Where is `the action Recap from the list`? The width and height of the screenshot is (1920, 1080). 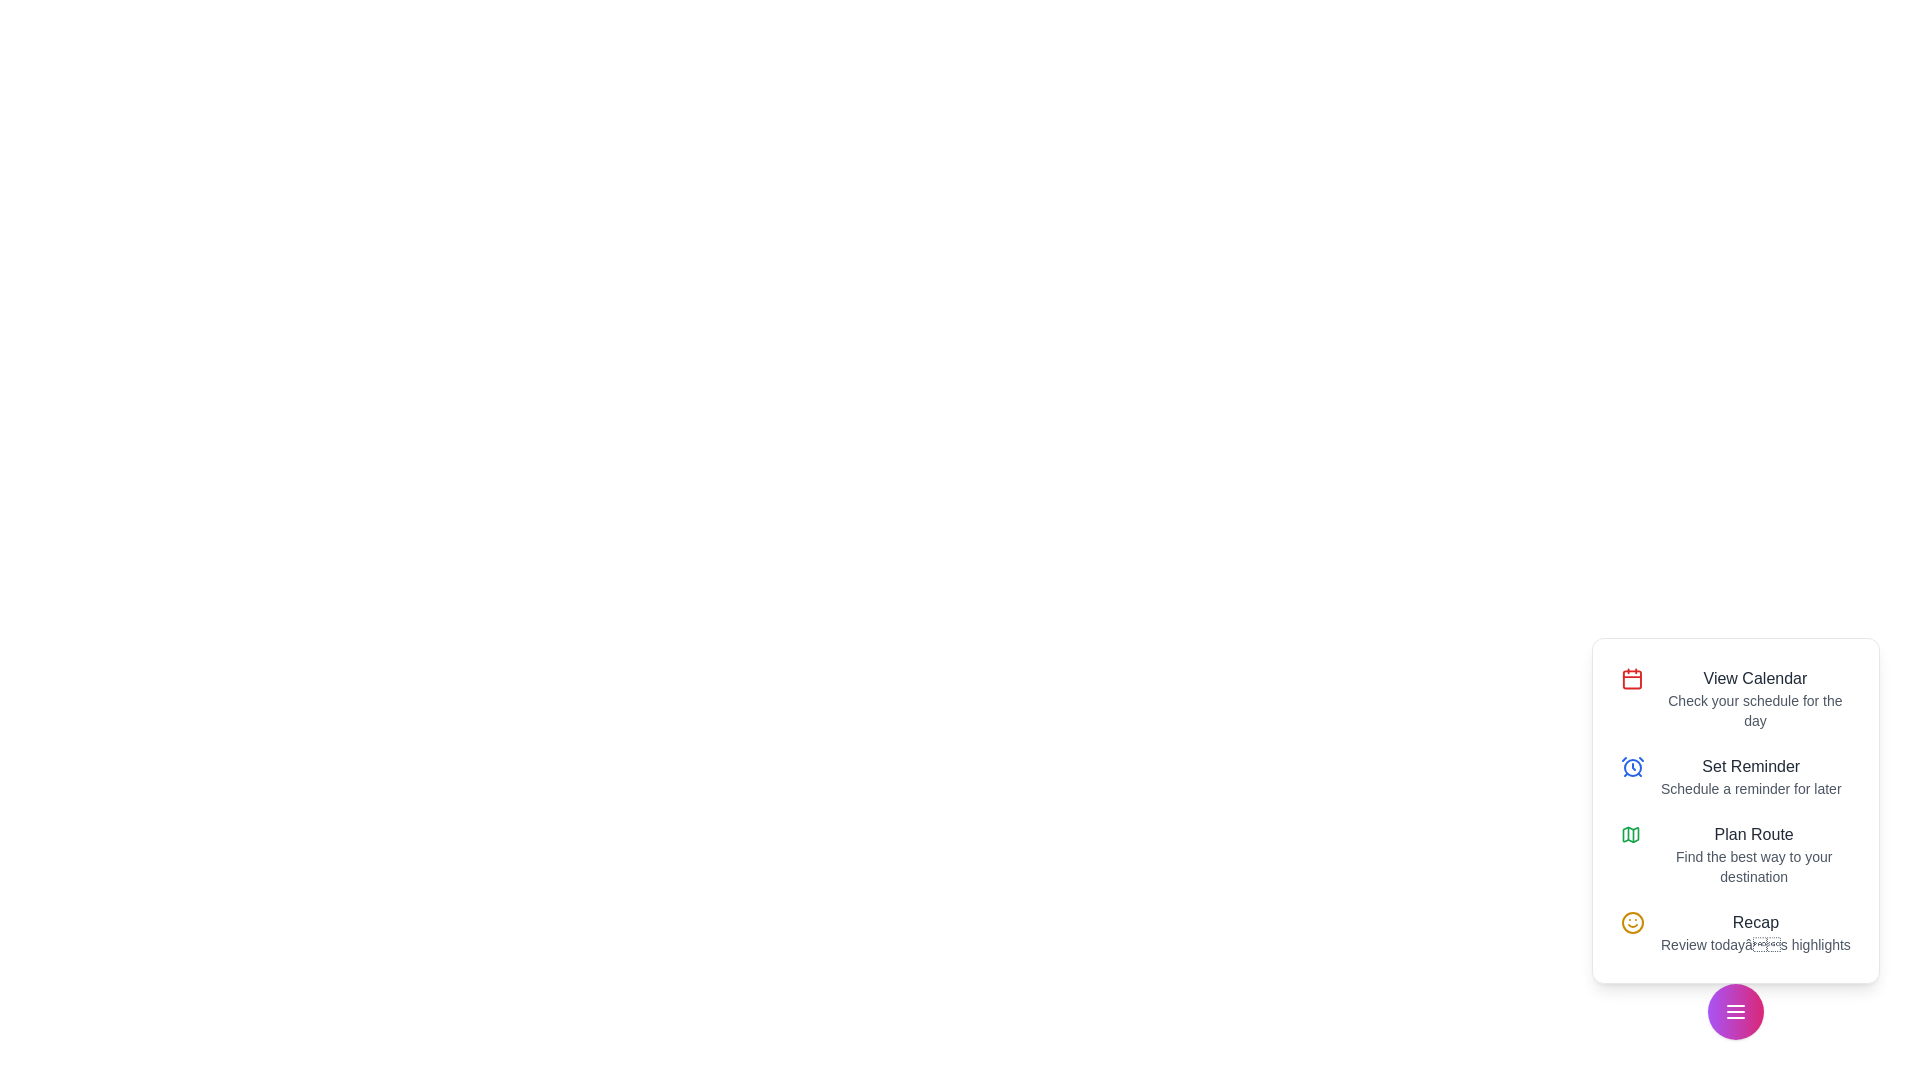
the action Recap from the list is located at coordinates (1735, 933).